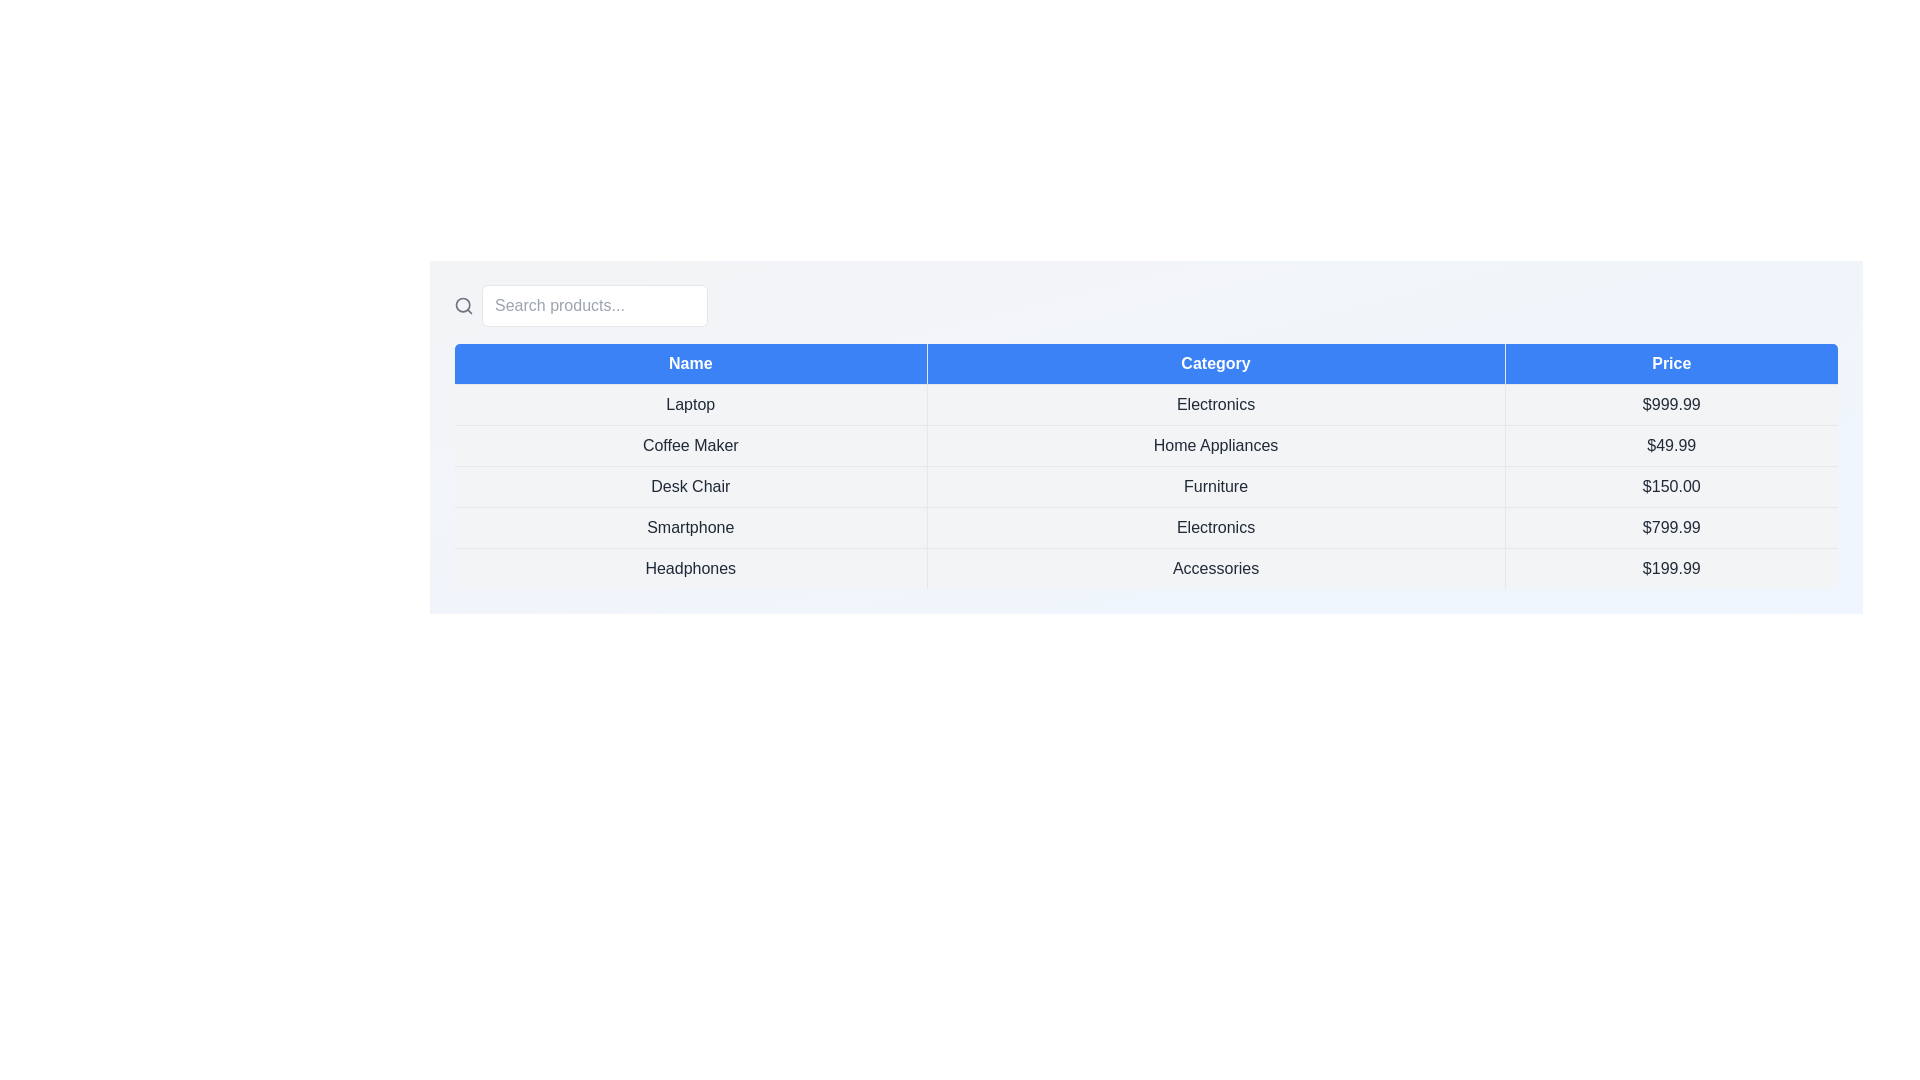 This screenshot has width=1920, height=1080. I want to click on the text element displaying the price '$49.99' in the pricing column of the second row in the product information table, so click(1671, 445).